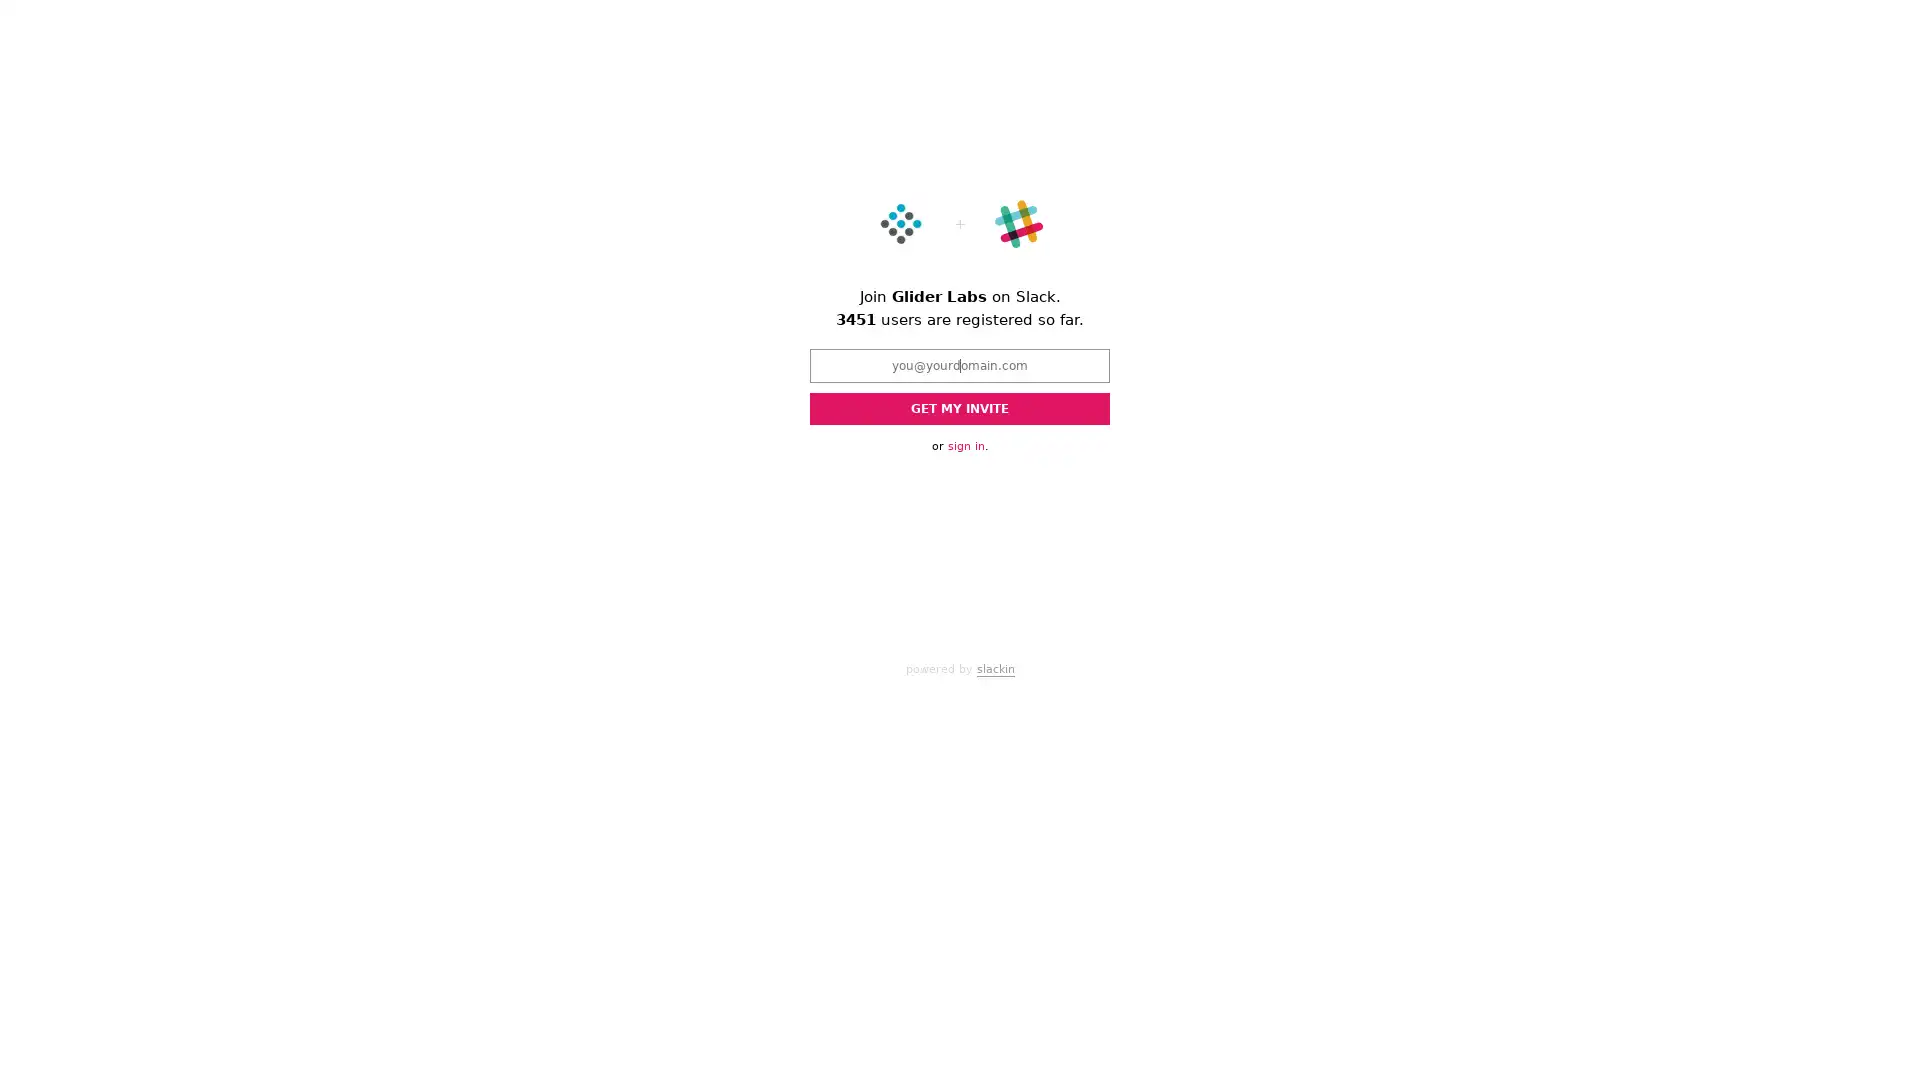  What do you see at coordinates (960, 407) in the screenshot?
I see `GET MY INVITE` at bounding box center [960, 407].